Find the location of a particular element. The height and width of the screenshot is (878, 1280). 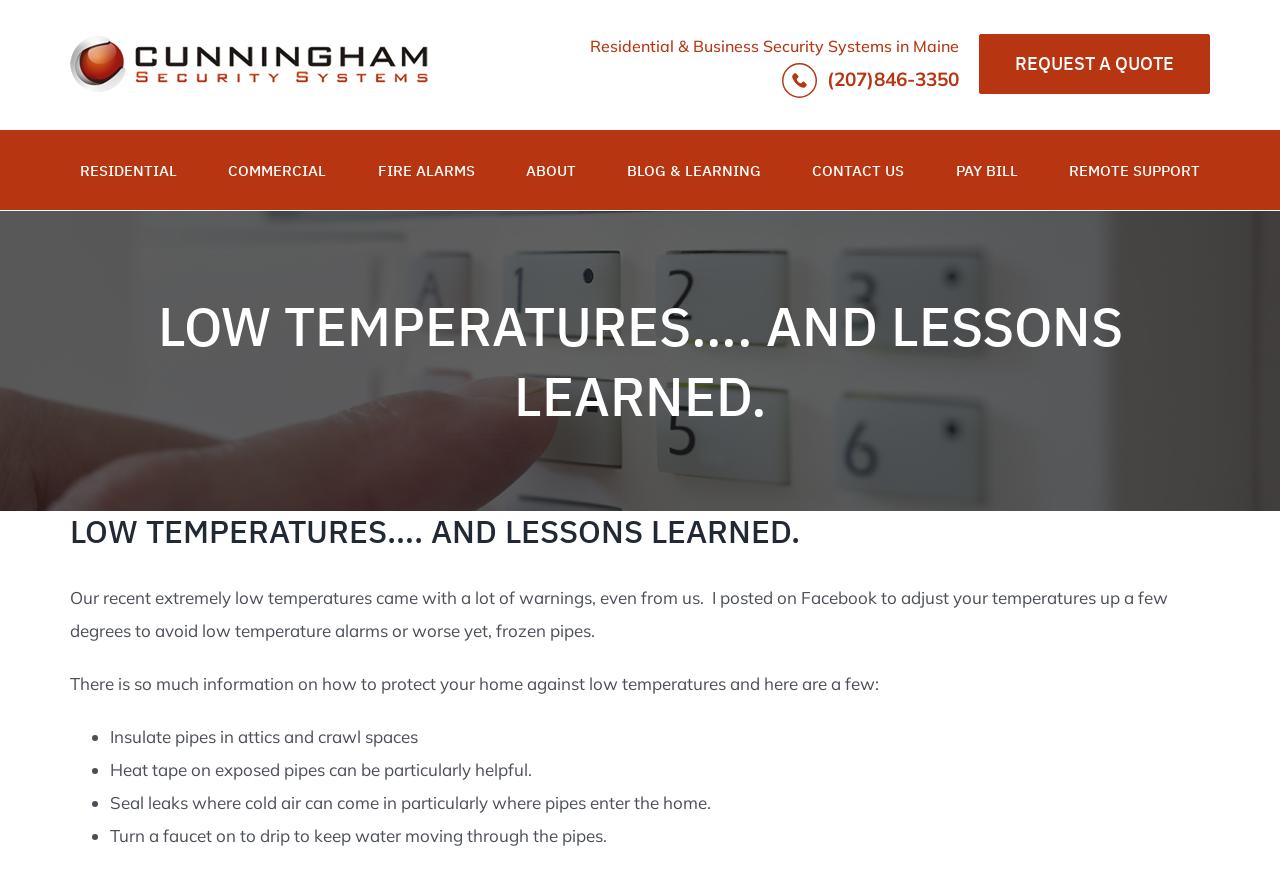

'Residential & Business Security Systems in Maine' is located at coordinates (773, 46).